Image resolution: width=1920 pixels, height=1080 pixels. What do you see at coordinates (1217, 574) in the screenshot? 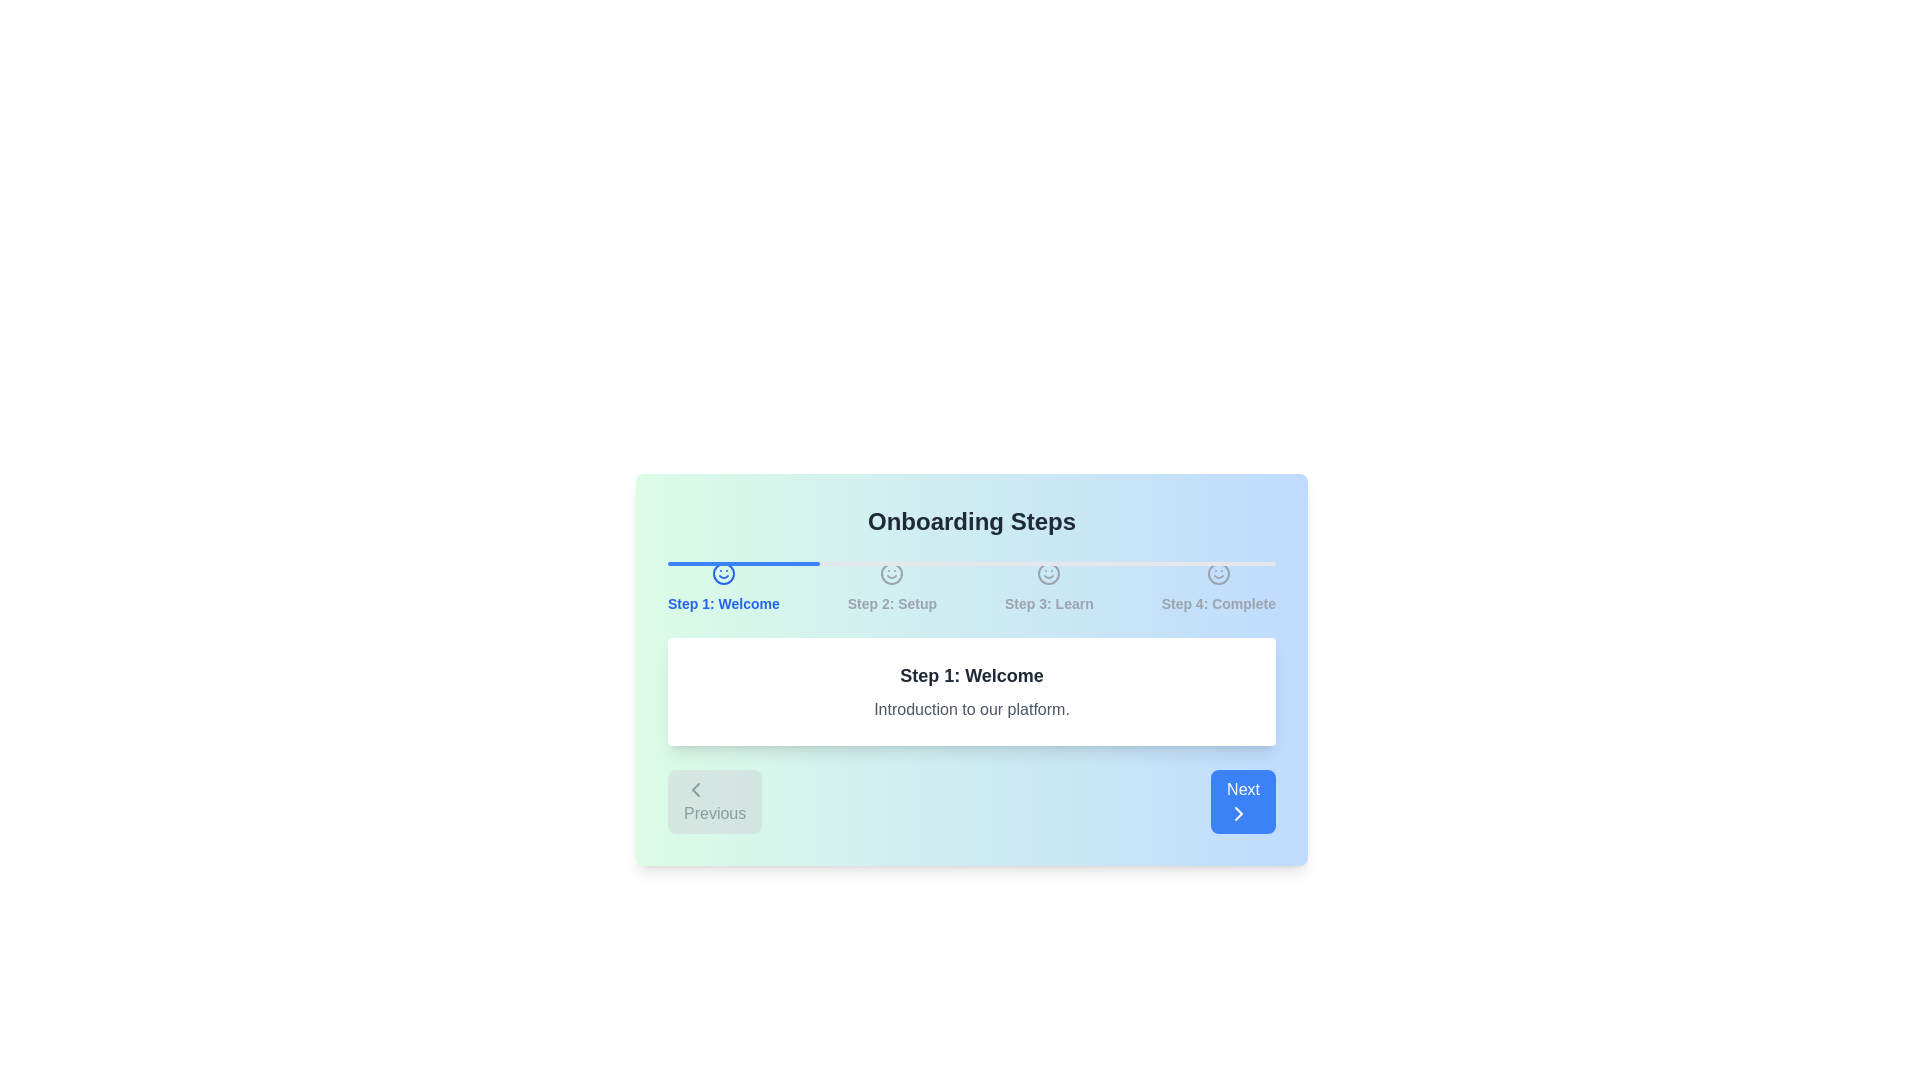
I see `the circular component of the progress icon for 'Step 4: Complete' in the onboarding steps` at bounding box center [1217, 574].